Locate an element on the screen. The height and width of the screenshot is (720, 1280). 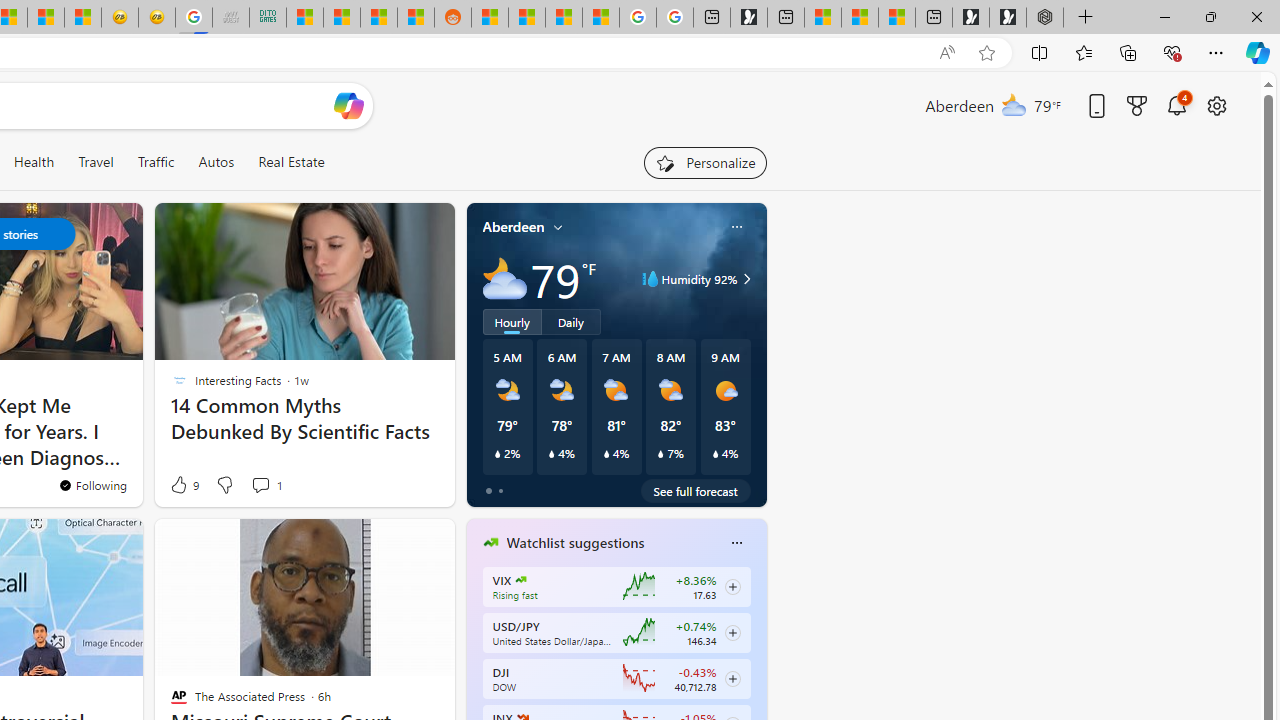
'CBOE Market Volatility Index' is located at coordinates (520, 579).